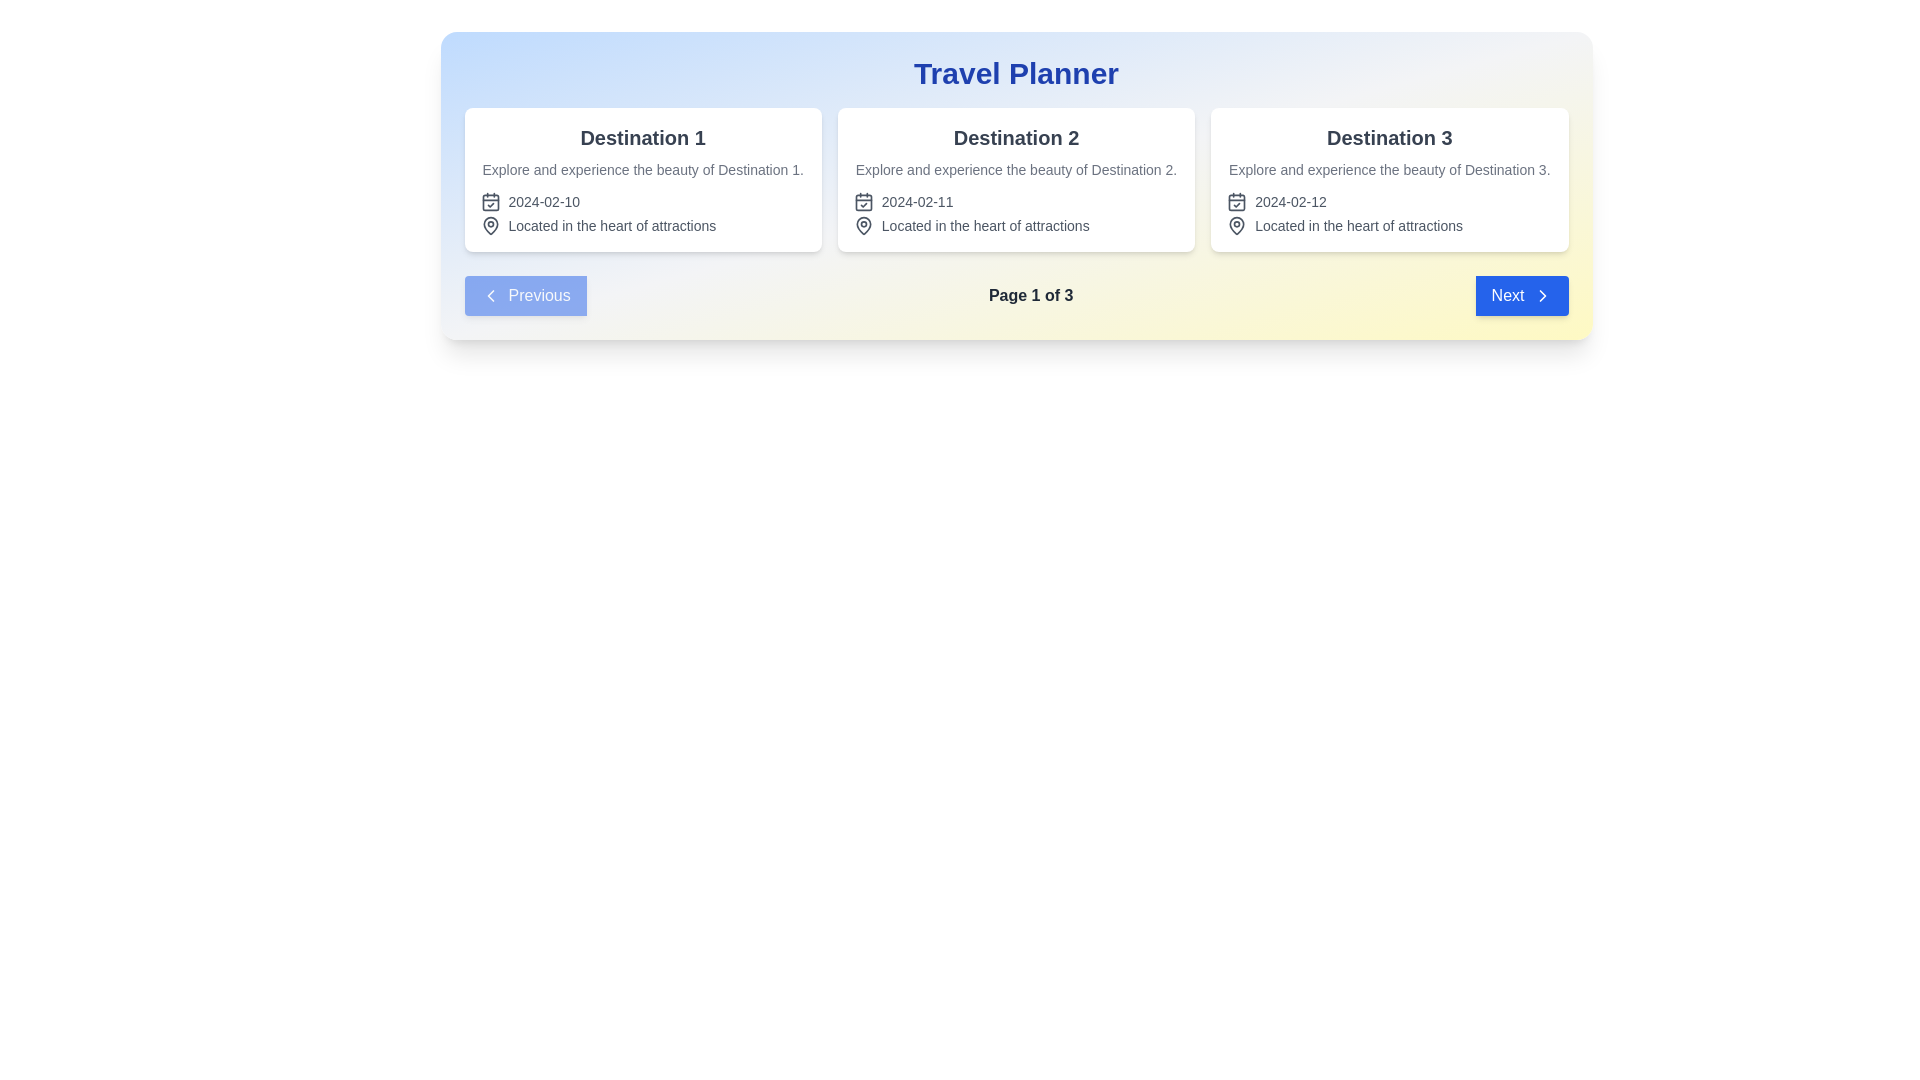  I want to click on the calendar-check icon located to the left of the 'Destination 3' section's header area, alongside the date '2024-02-12', so click(1236, 202).